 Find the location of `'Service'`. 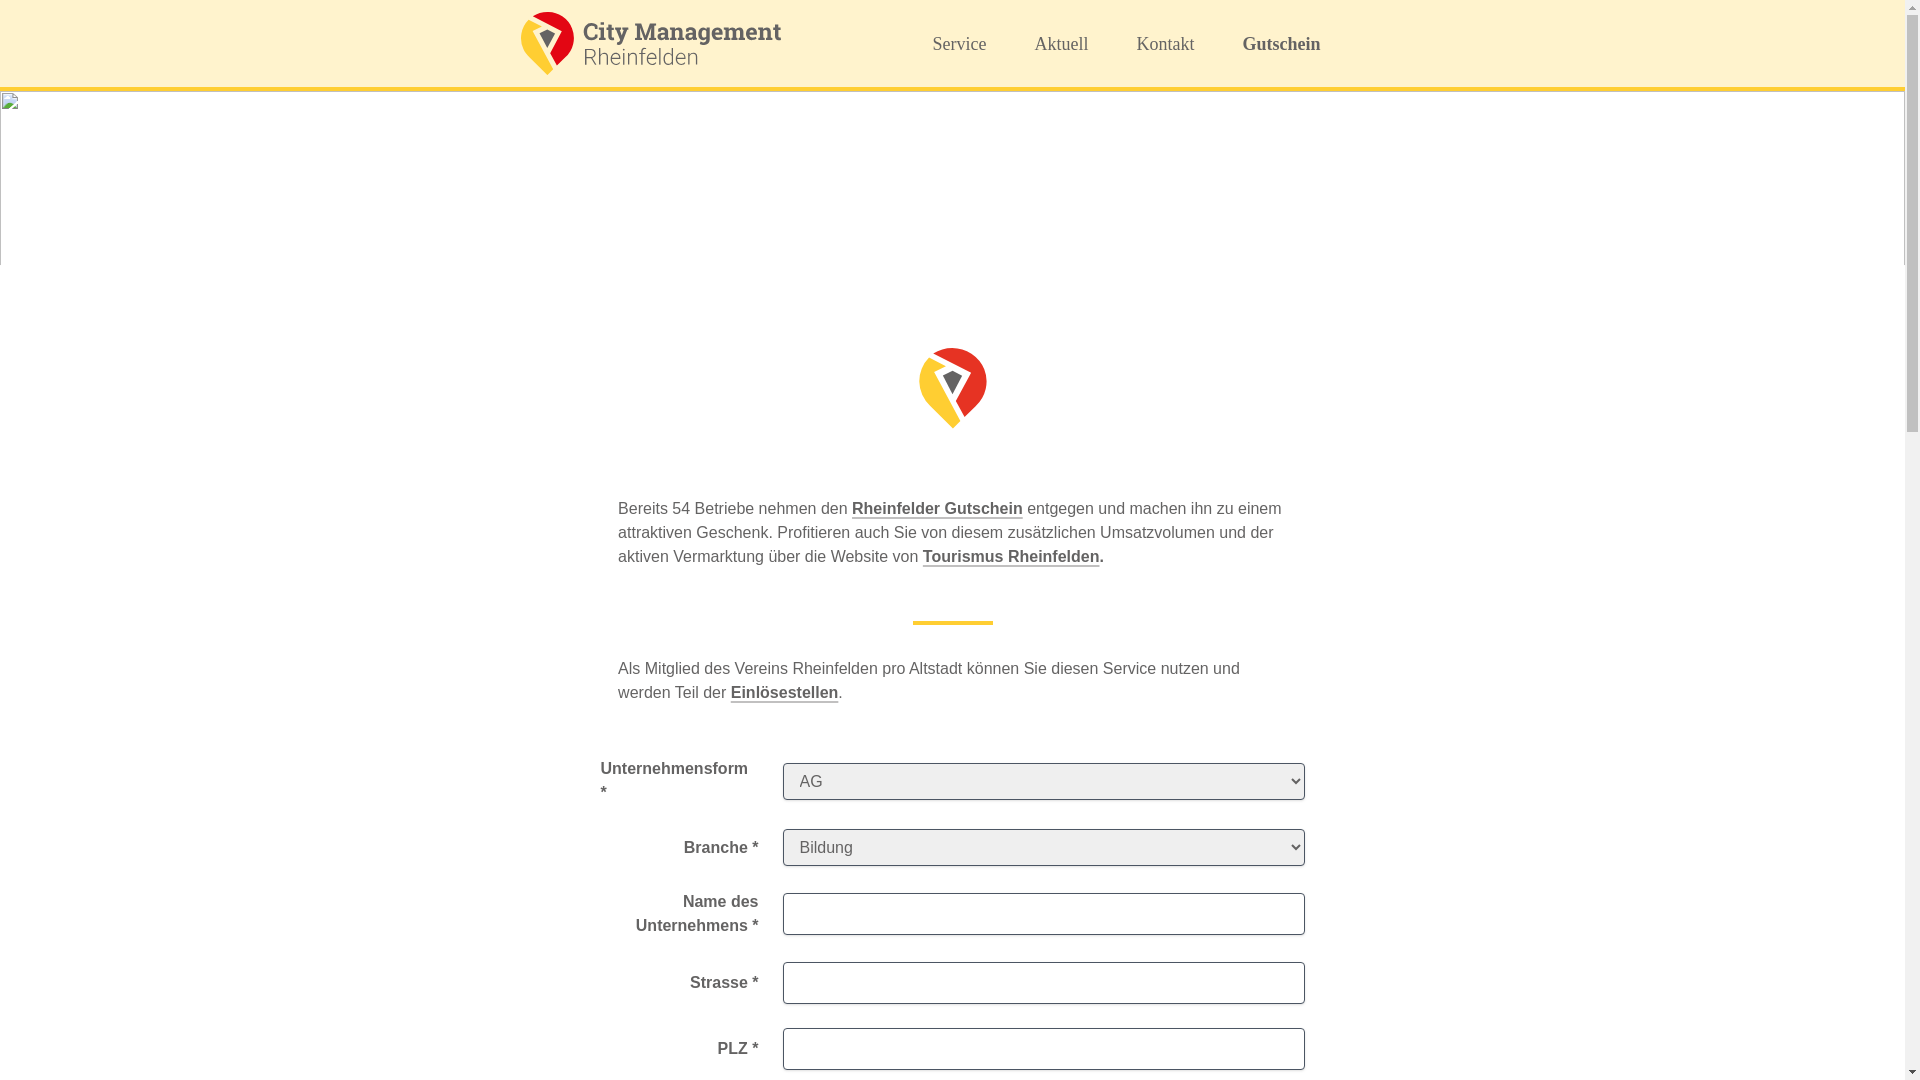

'Service' is located at coordinates (958, 43).